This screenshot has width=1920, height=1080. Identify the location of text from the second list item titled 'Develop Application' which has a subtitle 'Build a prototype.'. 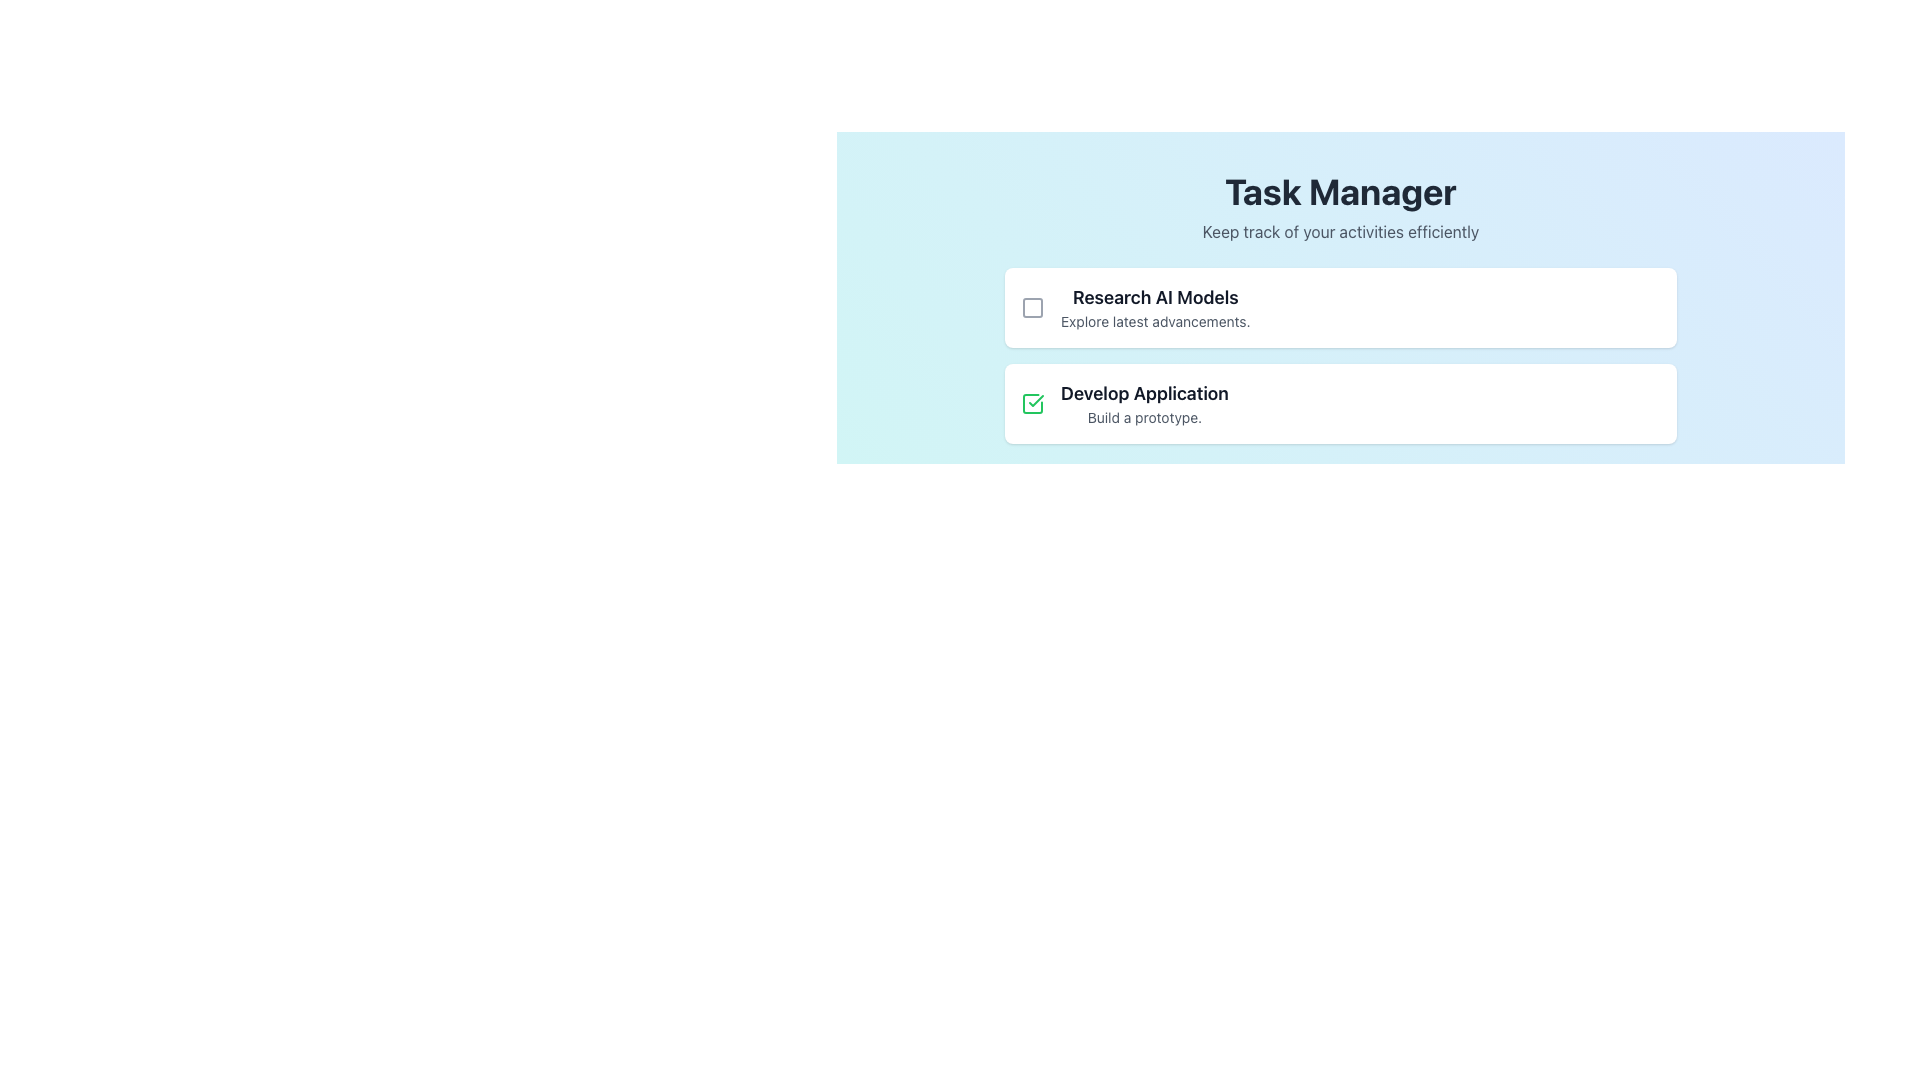
(1144, 404).